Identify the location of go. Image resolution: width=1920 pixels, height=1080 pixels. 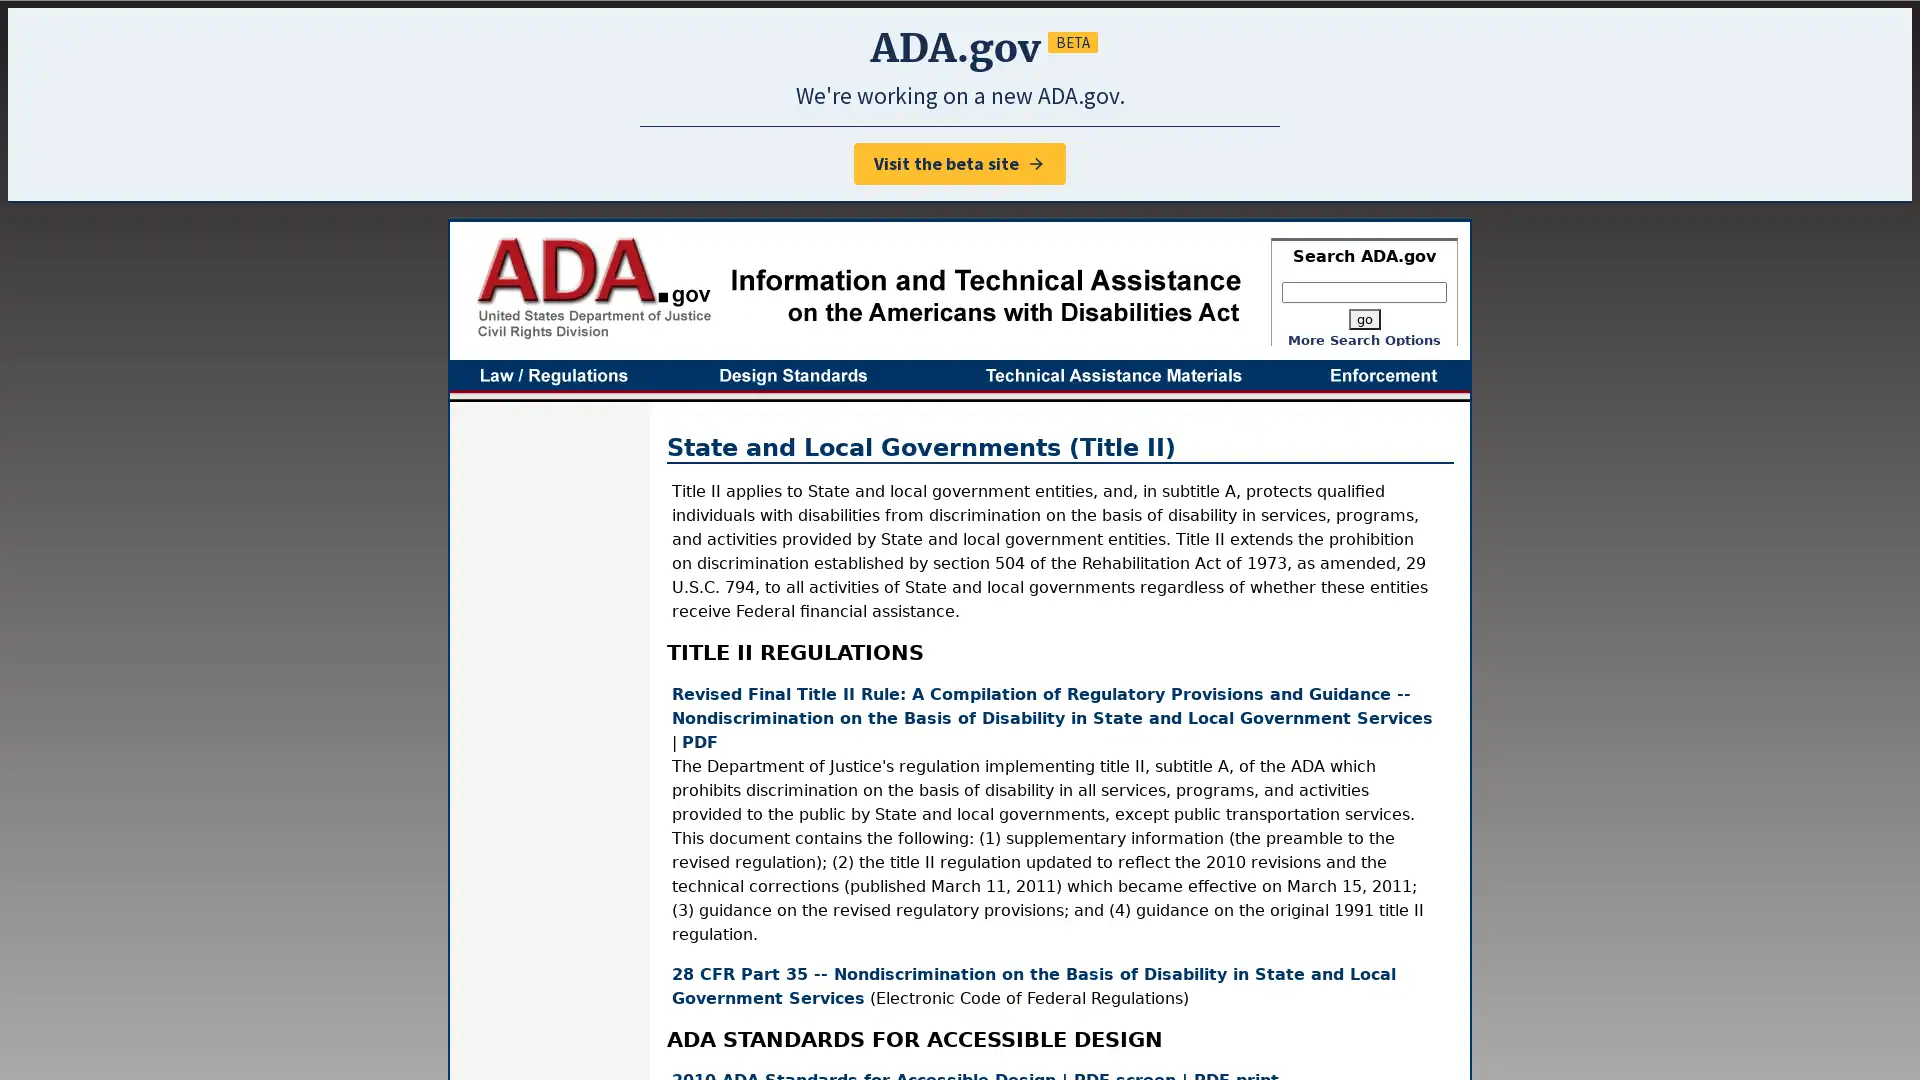
(1362, 318).